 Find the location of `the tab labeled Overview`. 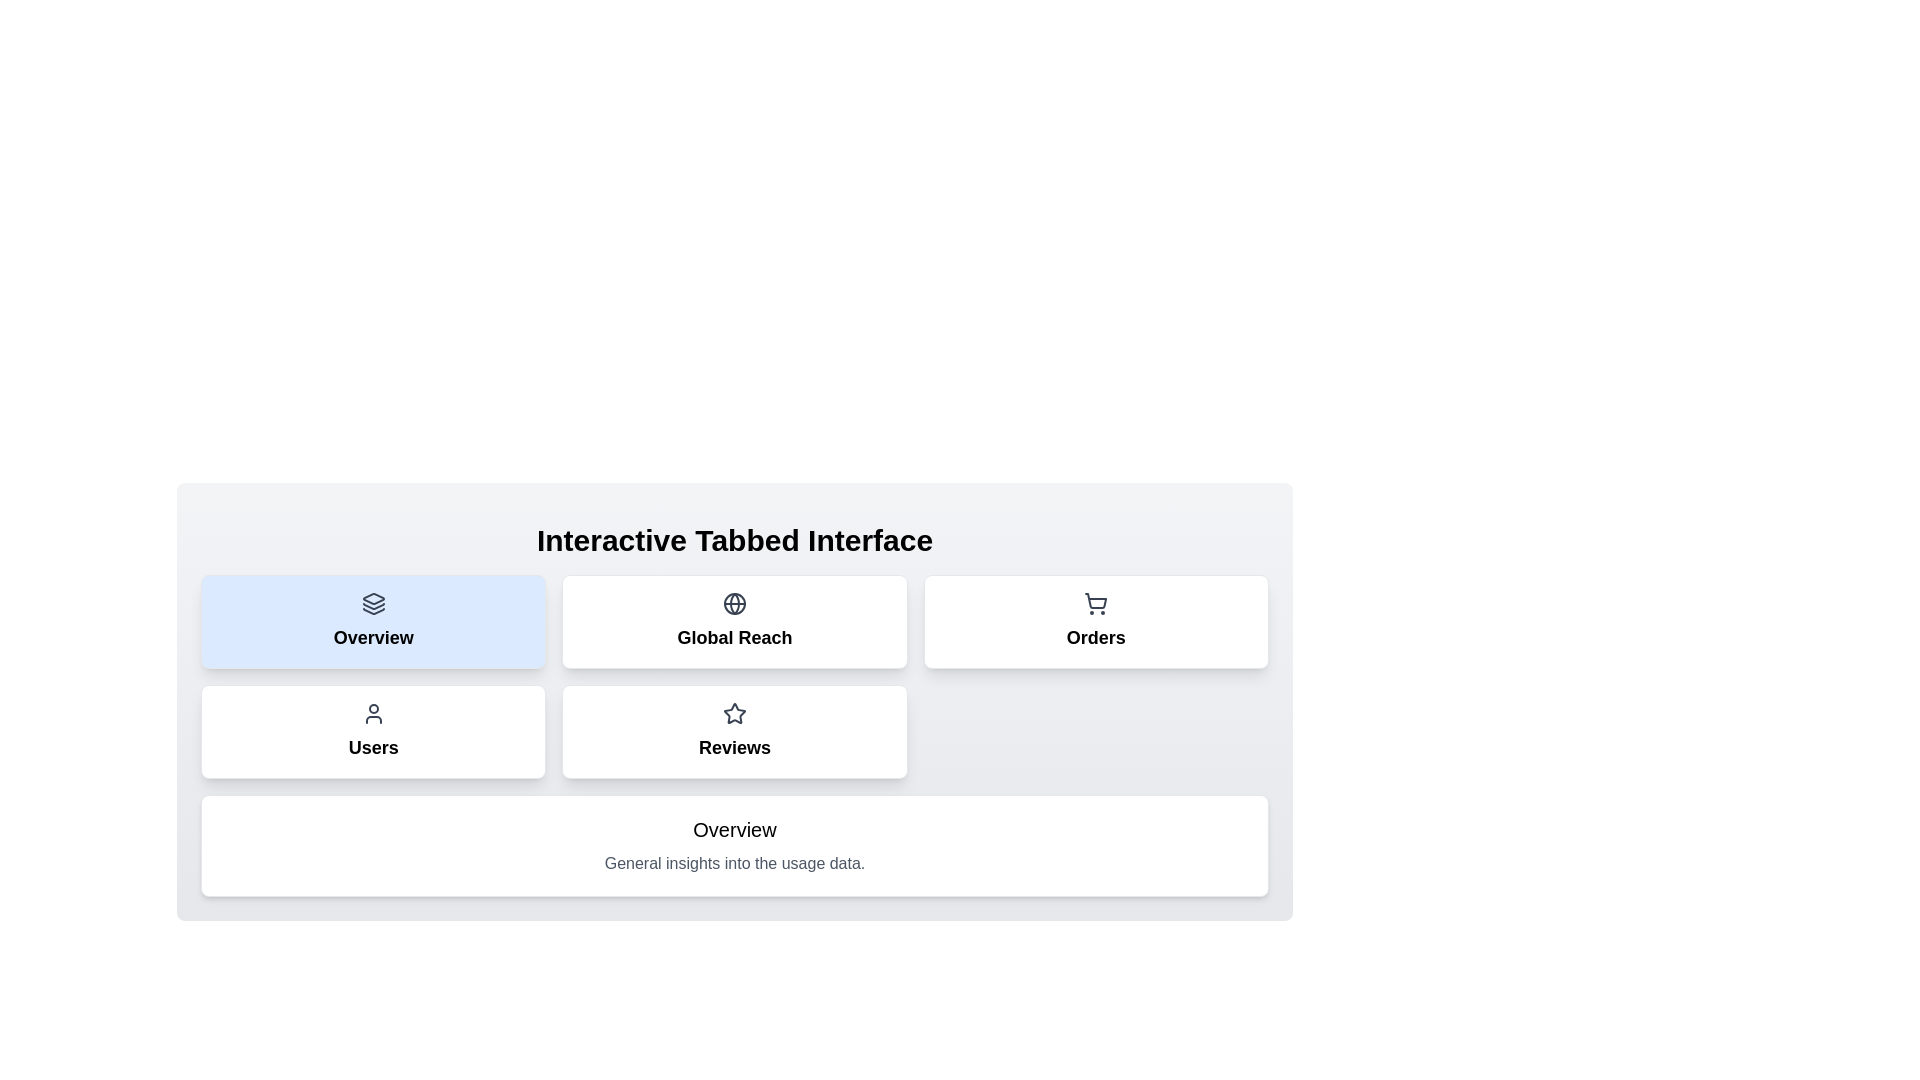

the tab labeled Overview is located at coordinates (373, 620).